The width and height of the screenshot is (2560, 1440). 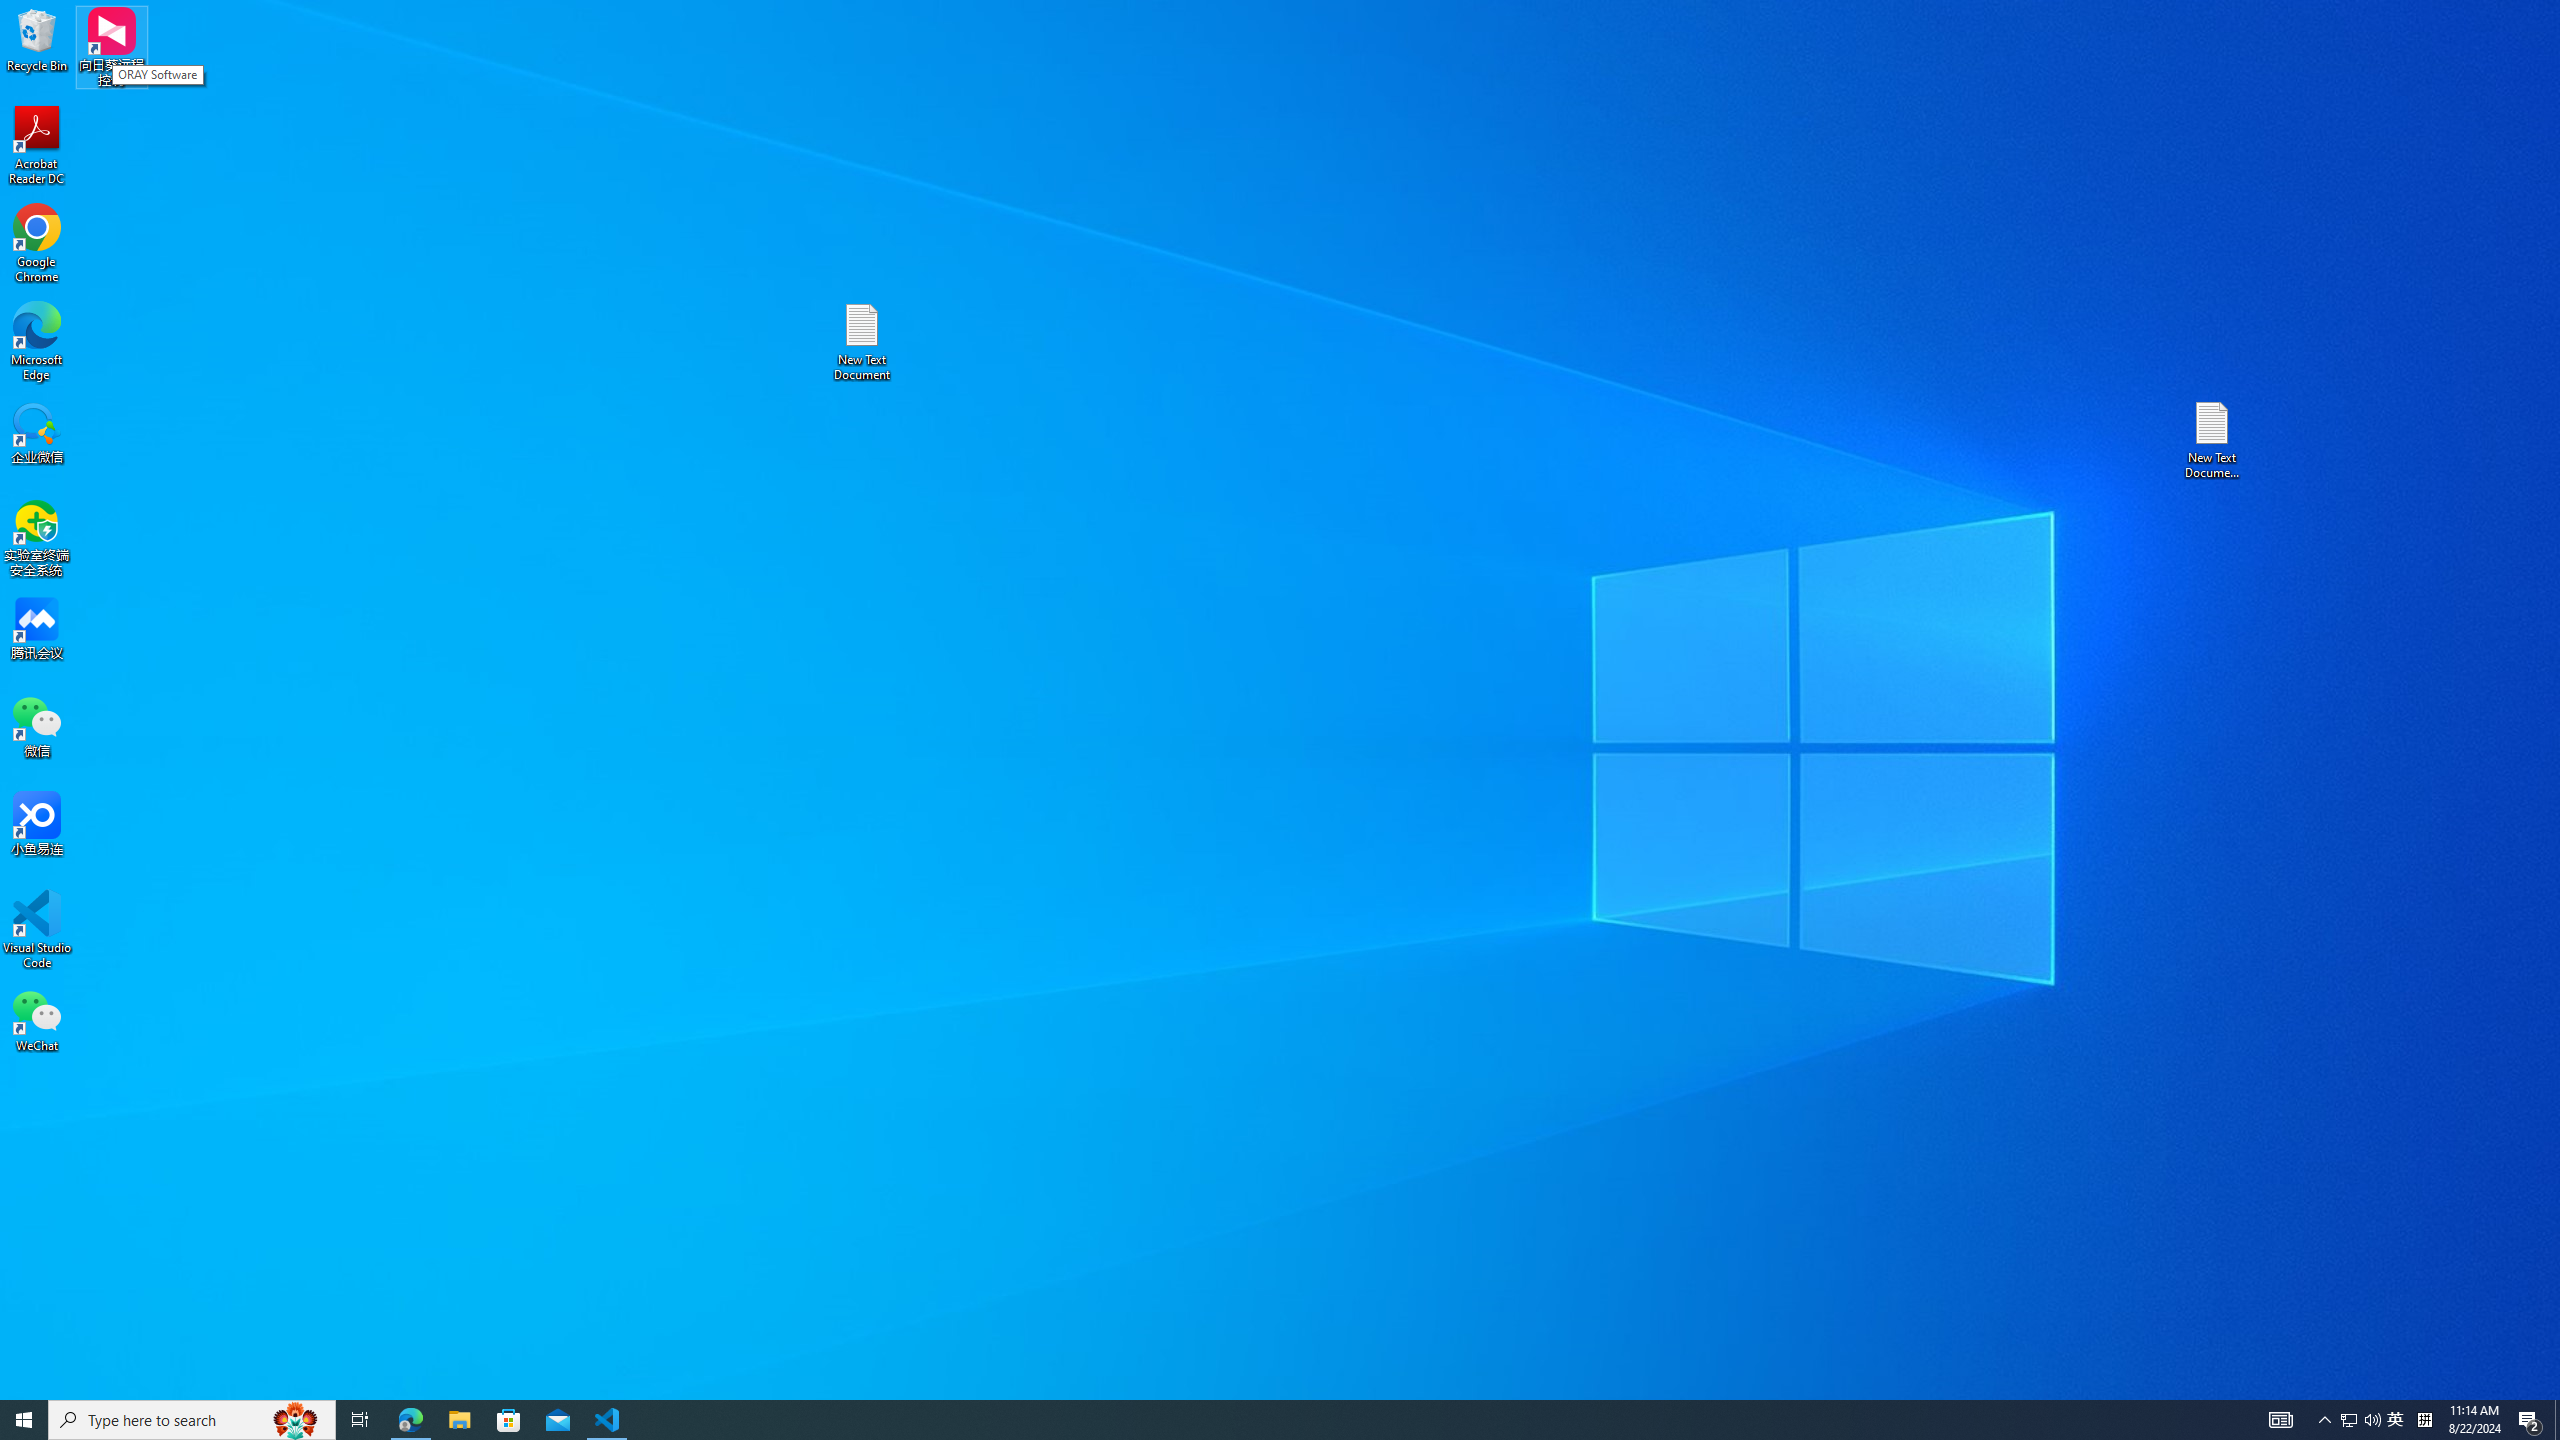 I want to click on 'Microsoft Store', so click(x=509, y=1418).